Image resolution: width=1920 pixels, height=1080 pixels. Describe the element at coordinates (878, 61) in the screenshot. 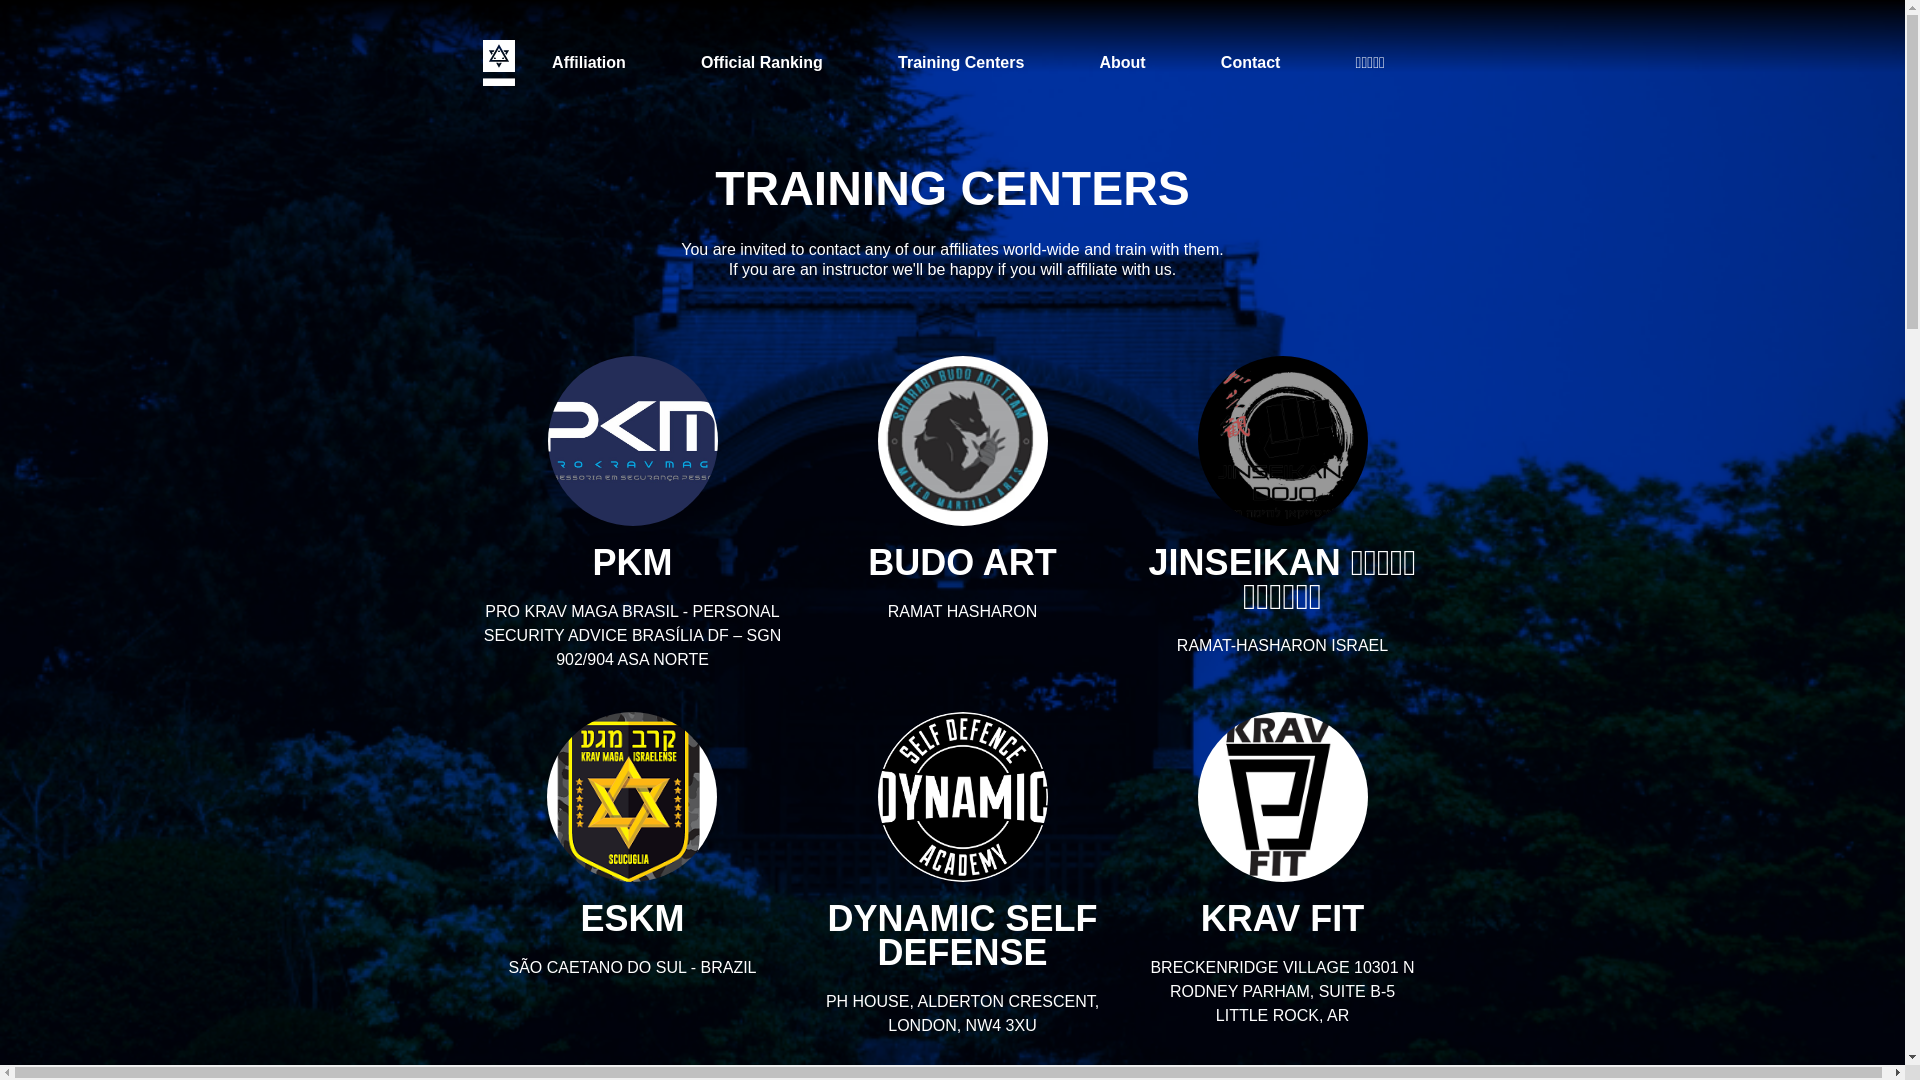

I see `'Training Centers'` at that location.